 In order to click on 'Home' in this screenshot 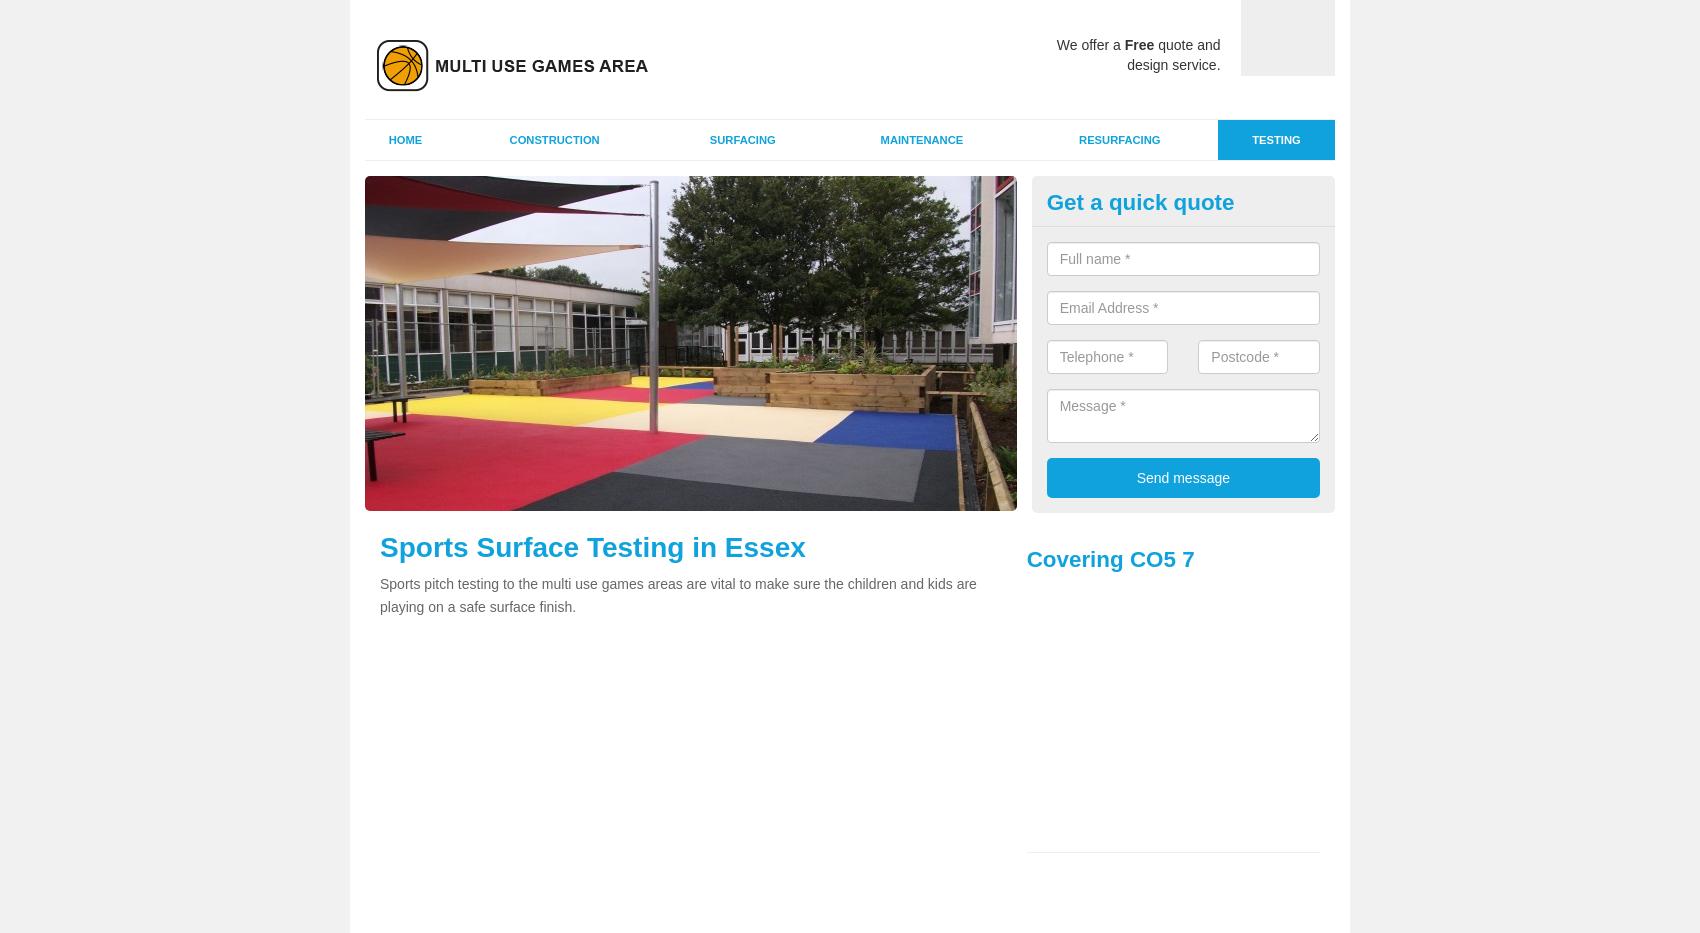, I will do `click(403, 139)`.